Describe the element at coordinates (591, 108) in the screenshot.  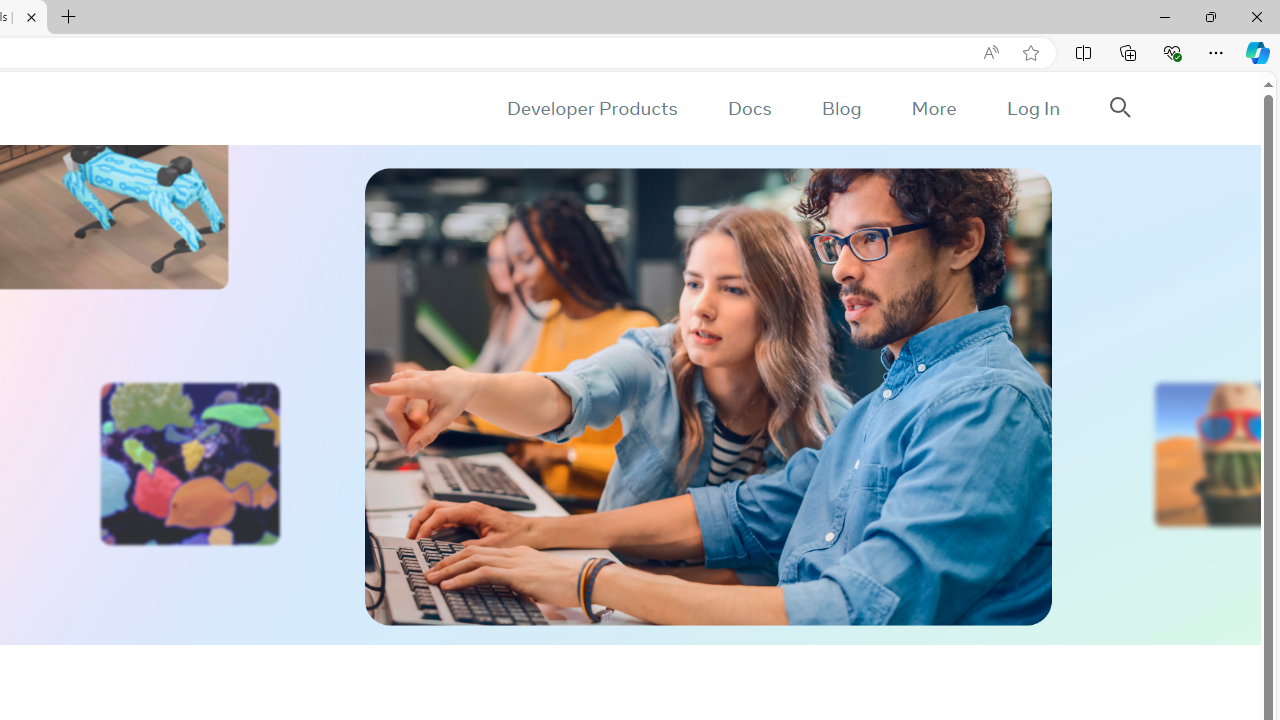
I see `'Developer Products'` at that location.